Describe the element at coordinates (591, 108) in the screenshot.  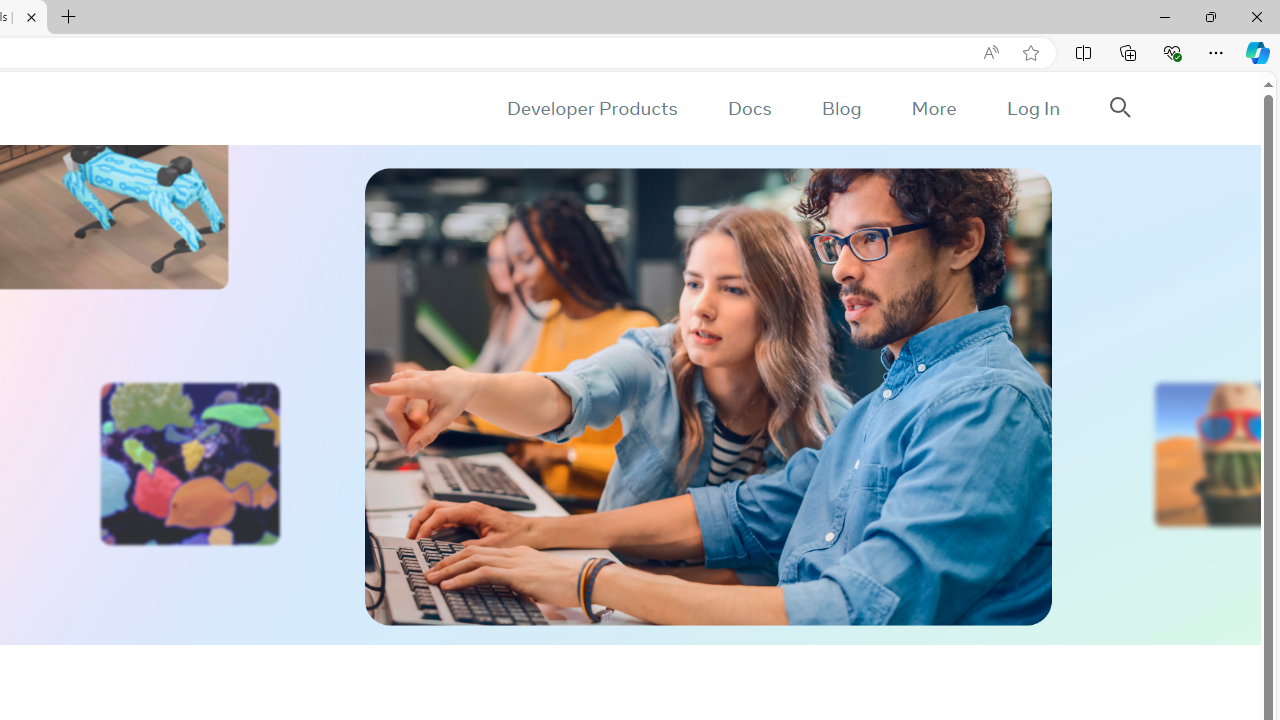
I see `'Developer Products'` at that location.